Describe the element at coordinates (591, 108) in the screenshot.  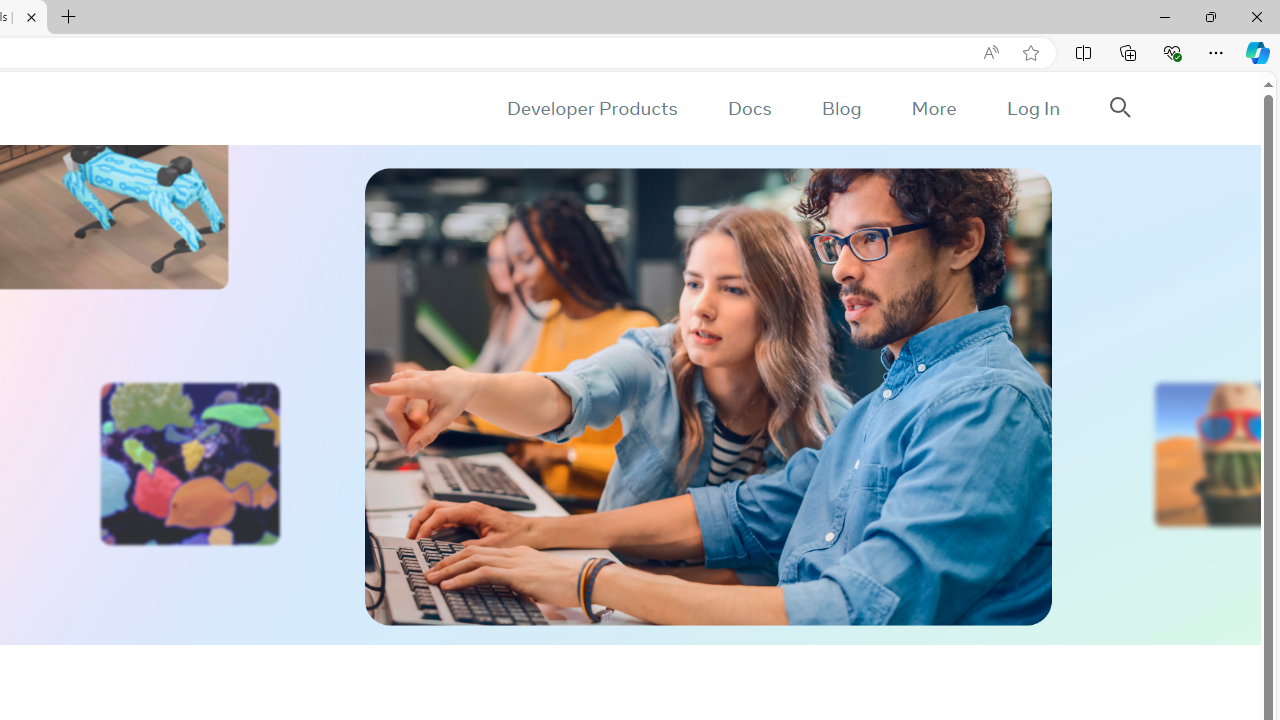
I see `'Developer Products'` at that location.